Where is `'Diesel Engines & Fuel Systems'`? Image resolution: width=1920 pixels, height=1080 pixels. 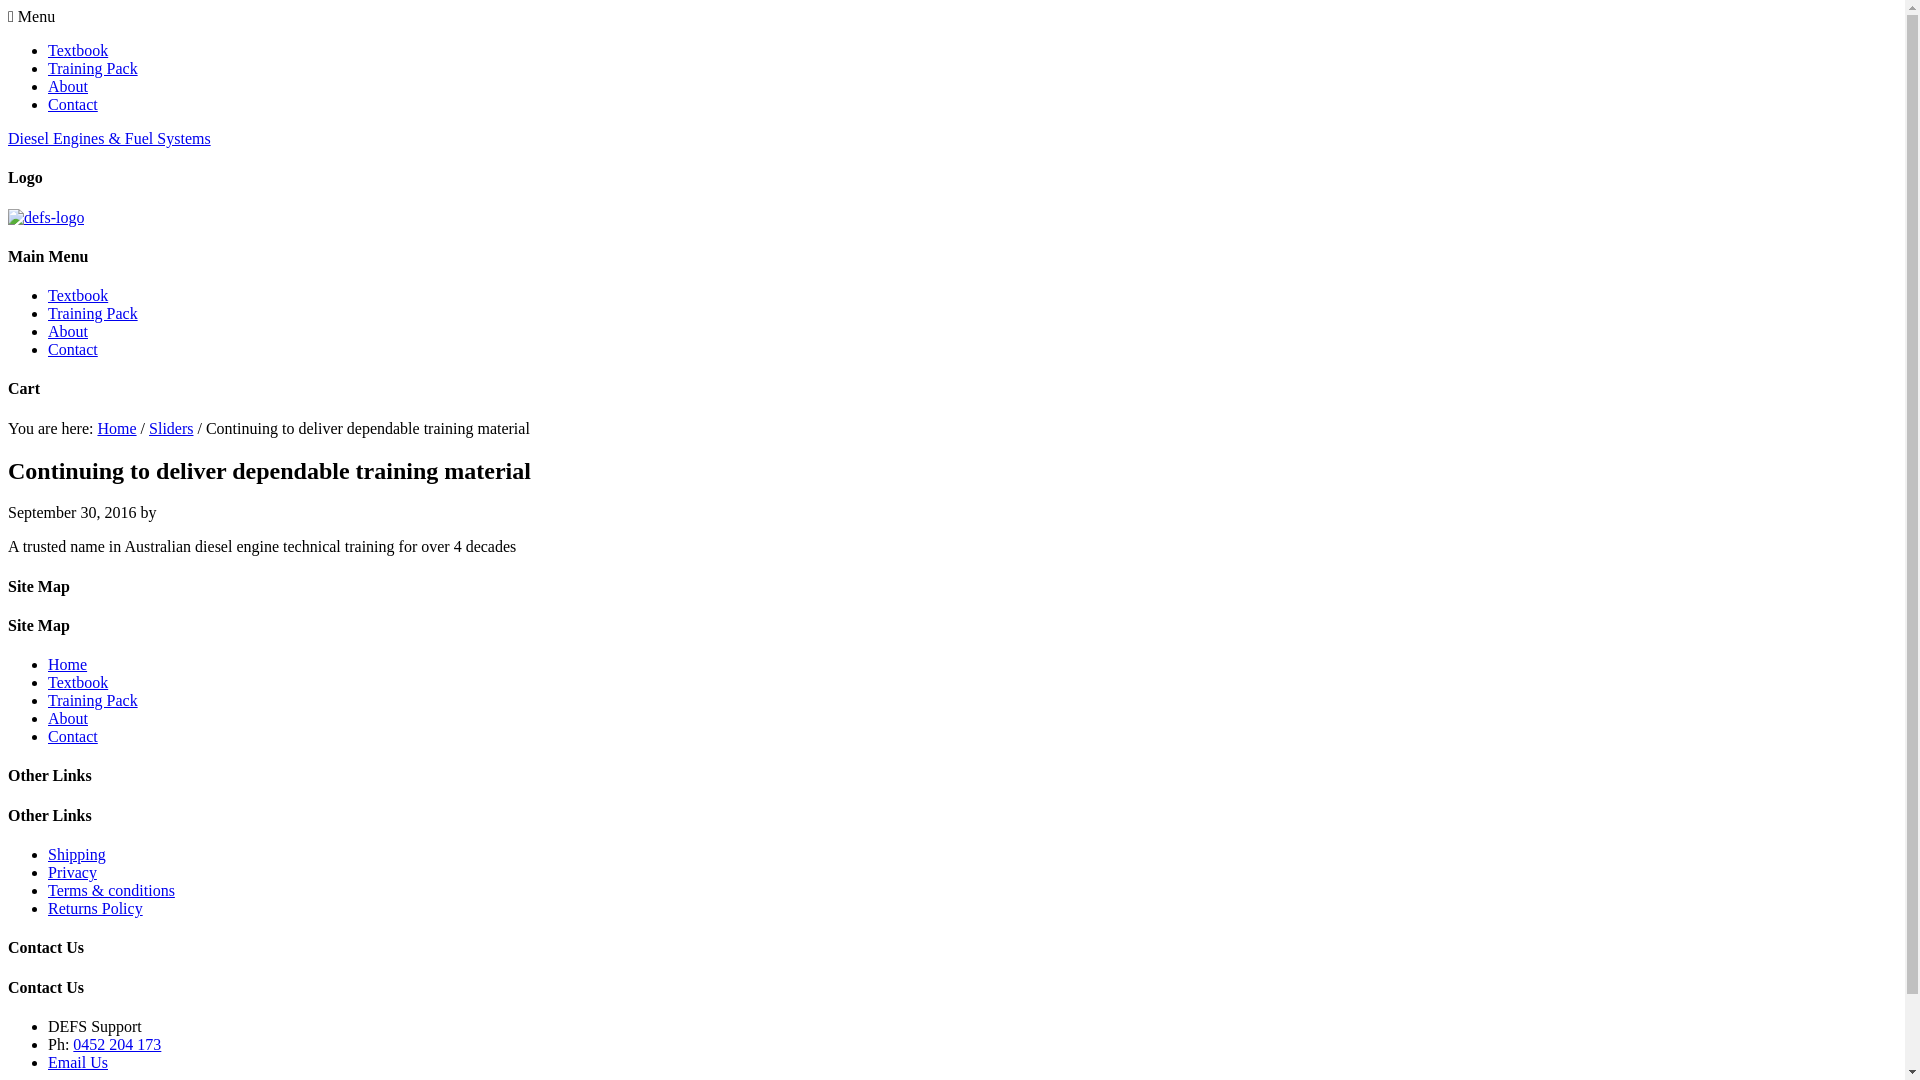 'Diesel Engines & Fuel Systems' is located at coordinates (108, 137).